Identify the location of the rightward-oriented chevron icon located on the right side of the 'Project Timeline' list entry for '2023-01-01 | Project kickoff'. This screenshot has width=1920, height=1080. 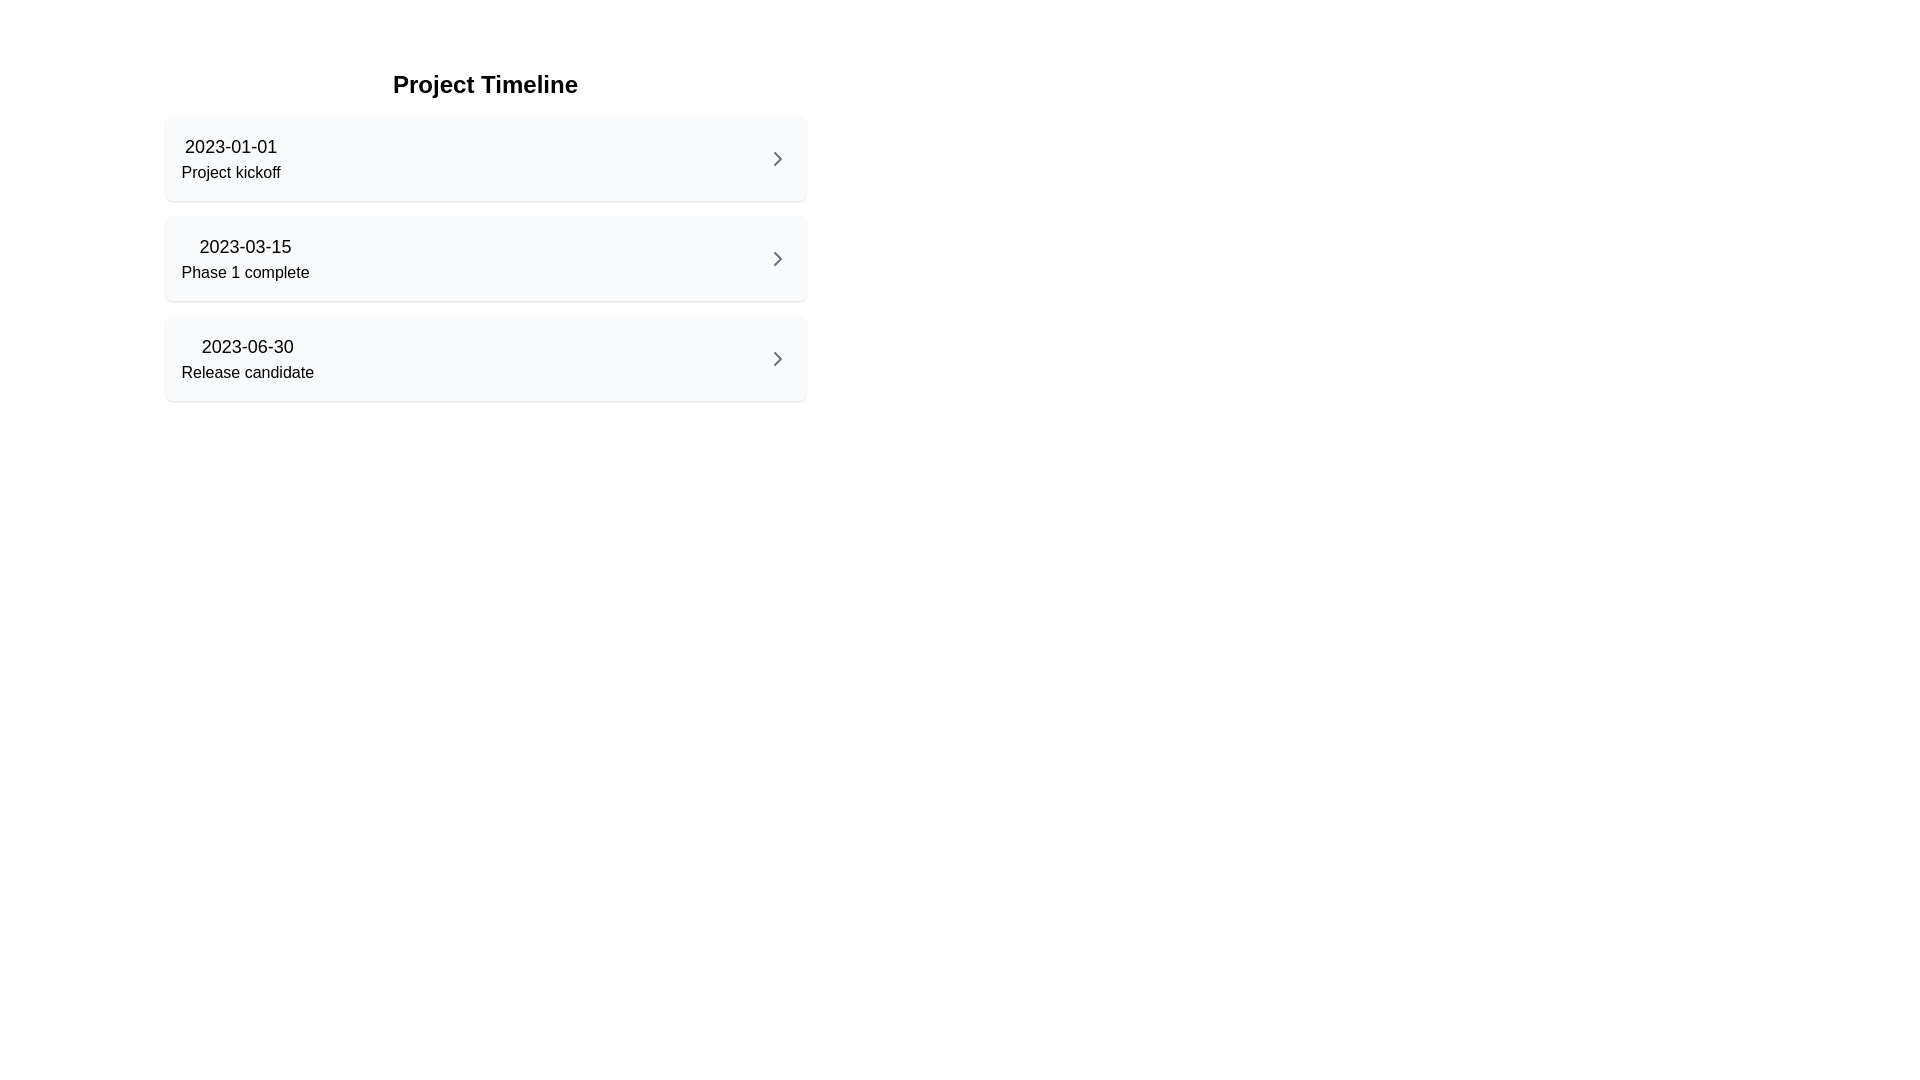
(776, 157).